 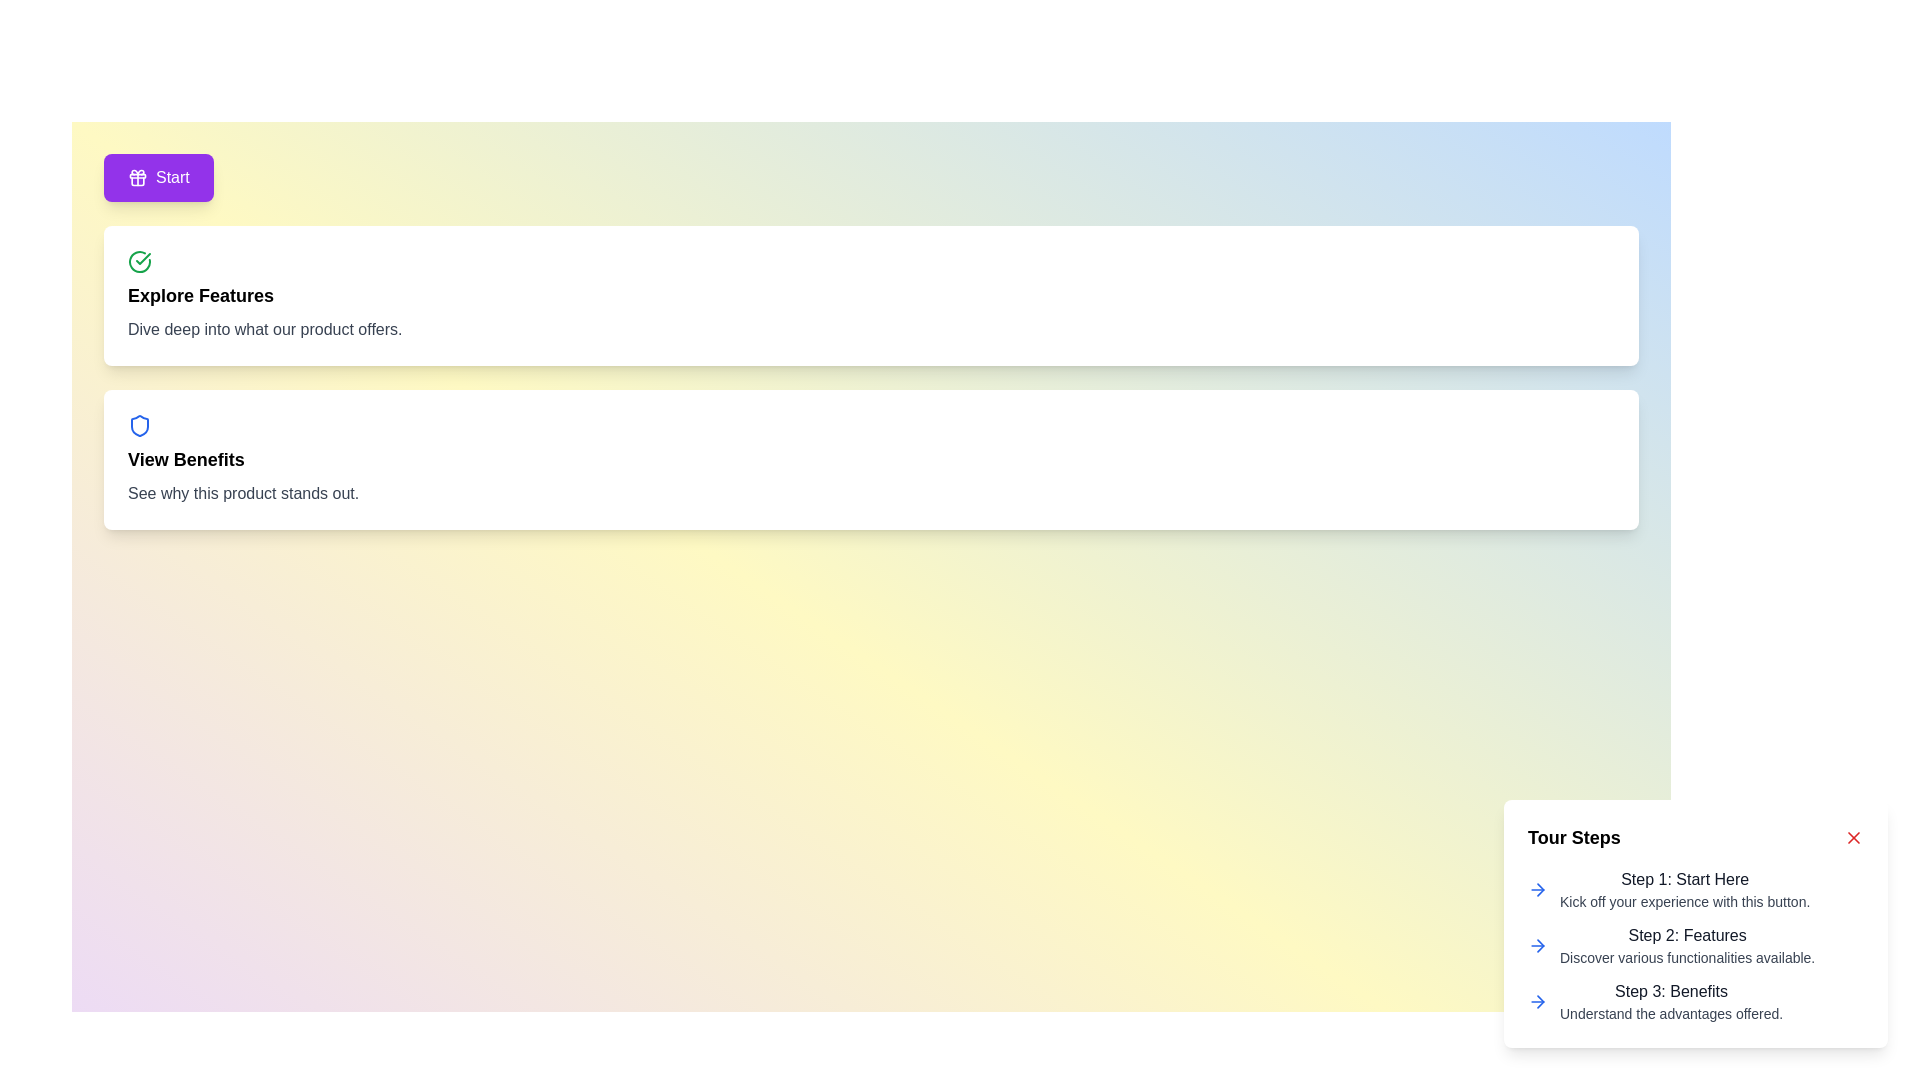 I want to click on the green checkmark icon located at the top-left corner of the 'Explore Features' section, so click(x=138, y=261).